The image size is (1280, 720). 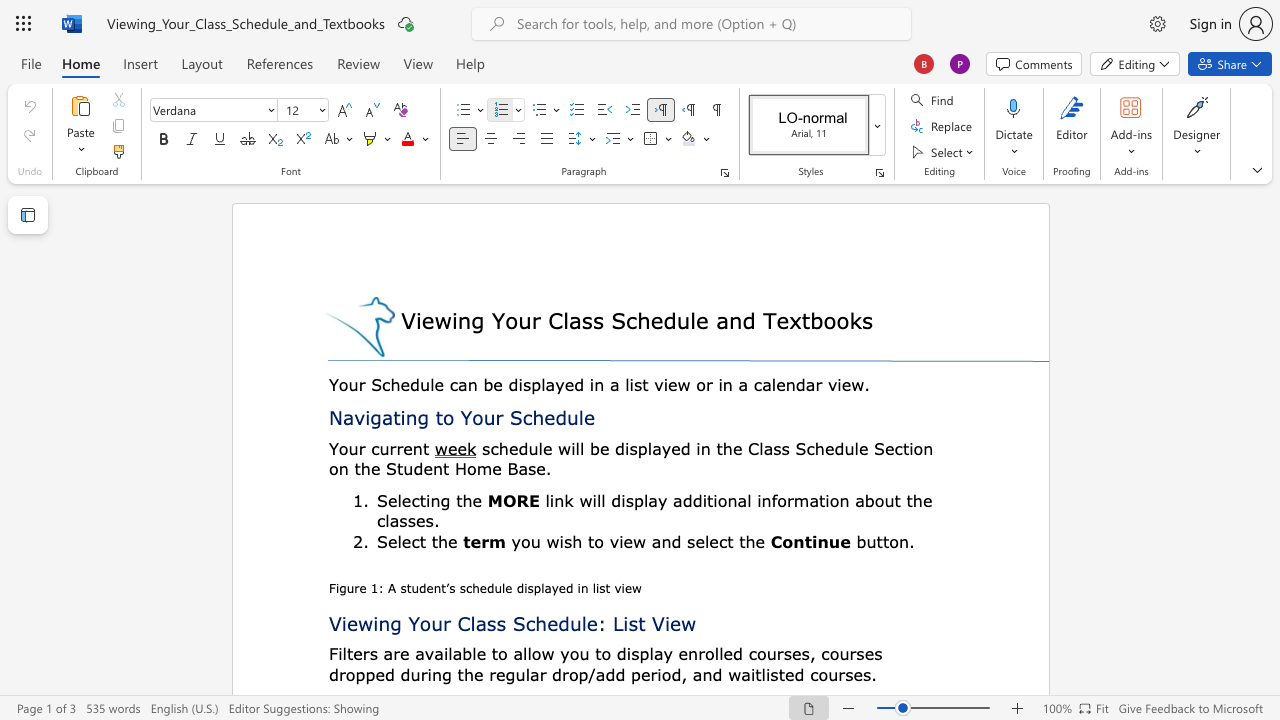 What do you see at coordinates (373, 653) in the screenshot?
I see `the 1th character "s" in the text` at bounding box center [373, 653].